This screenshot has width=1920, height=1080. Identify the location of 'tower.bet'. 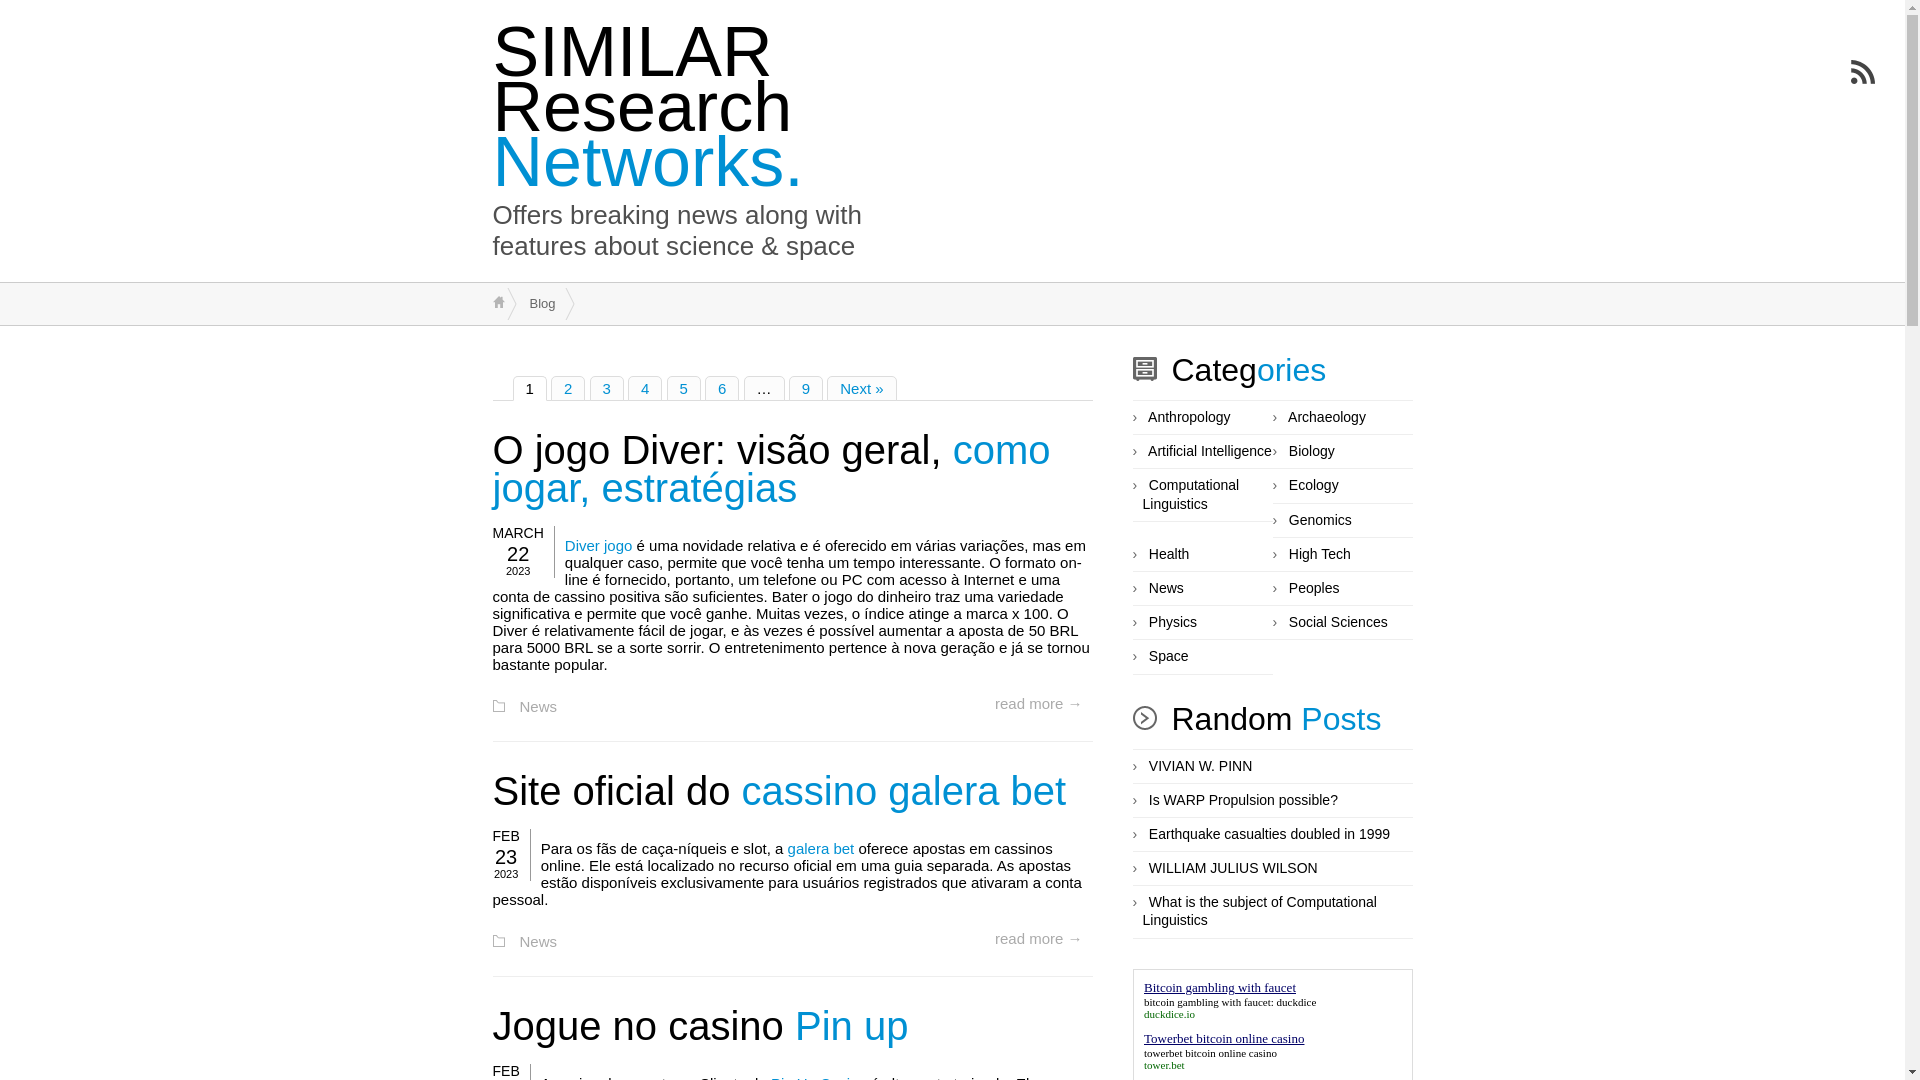
(1164, 1063).